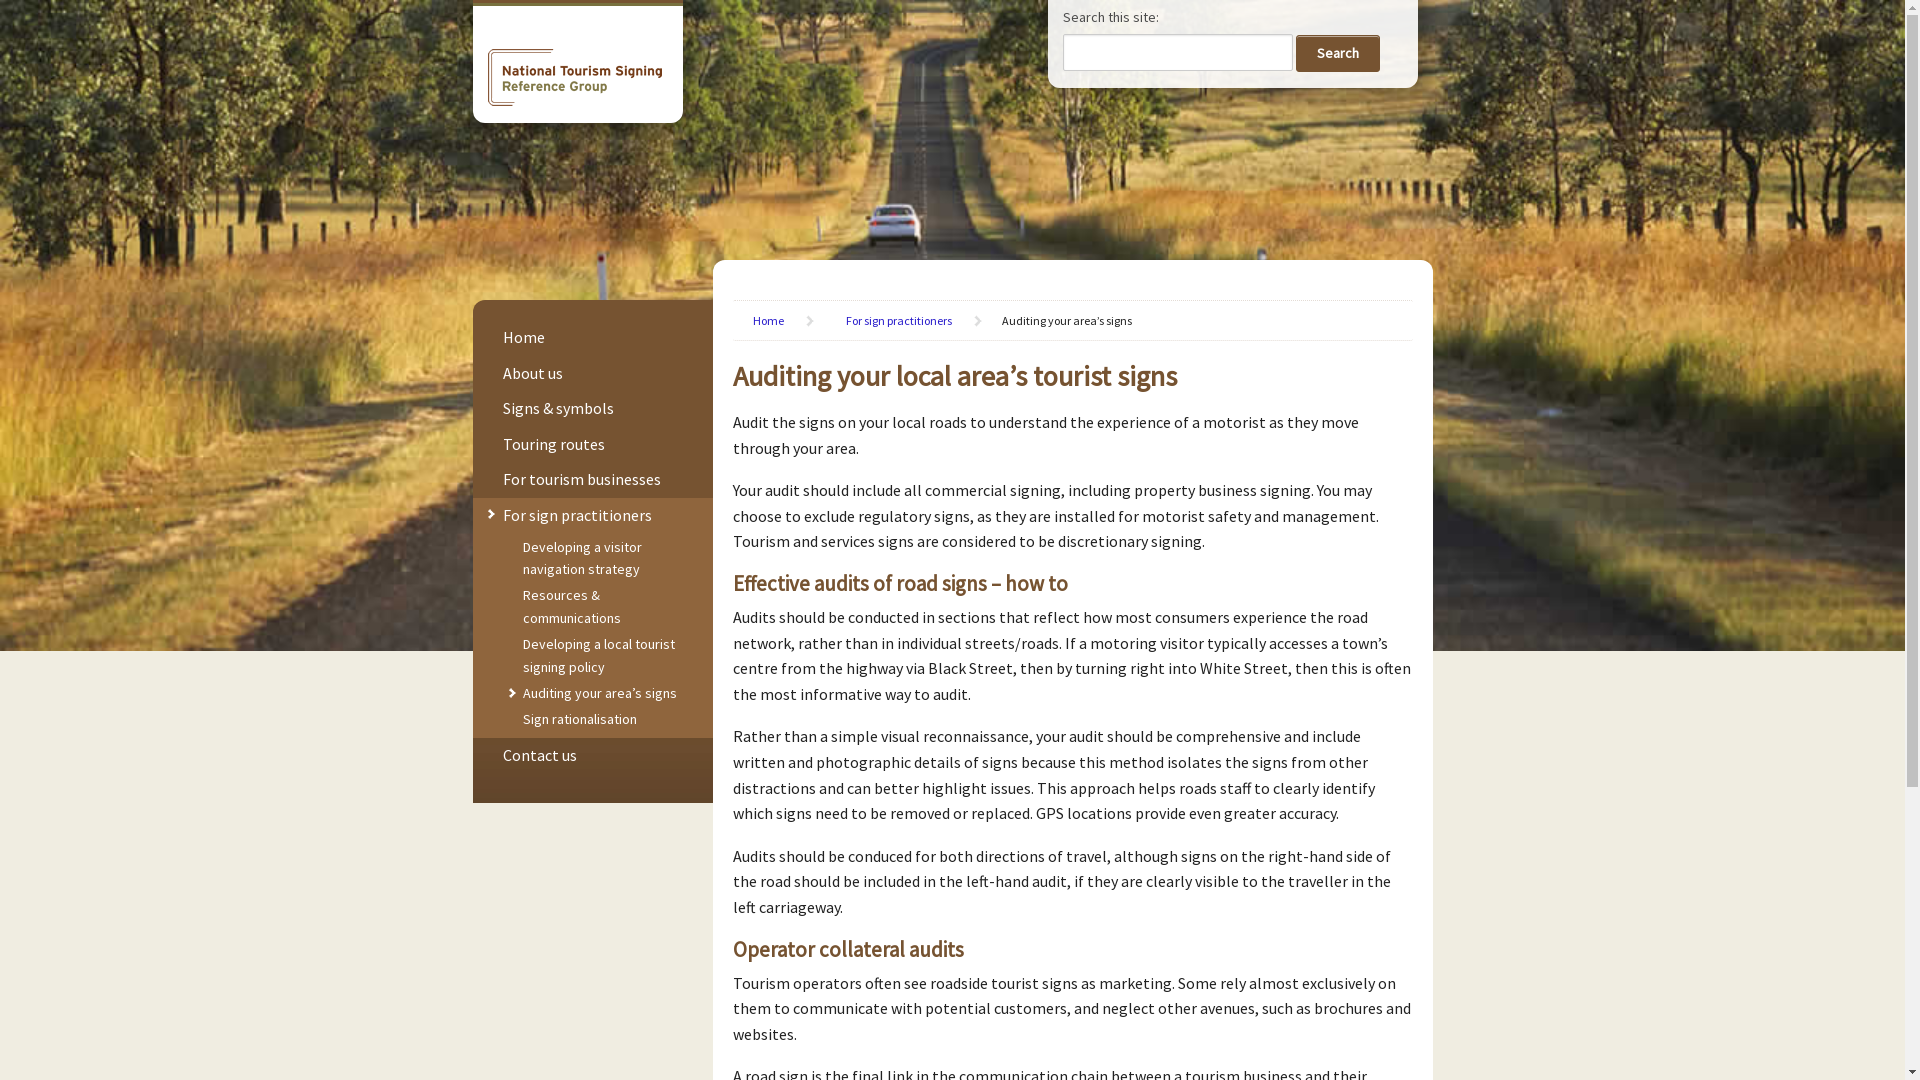 This screenshot has height=1080, width=1920. I want to click on 'Contact us', so click(538, 755).